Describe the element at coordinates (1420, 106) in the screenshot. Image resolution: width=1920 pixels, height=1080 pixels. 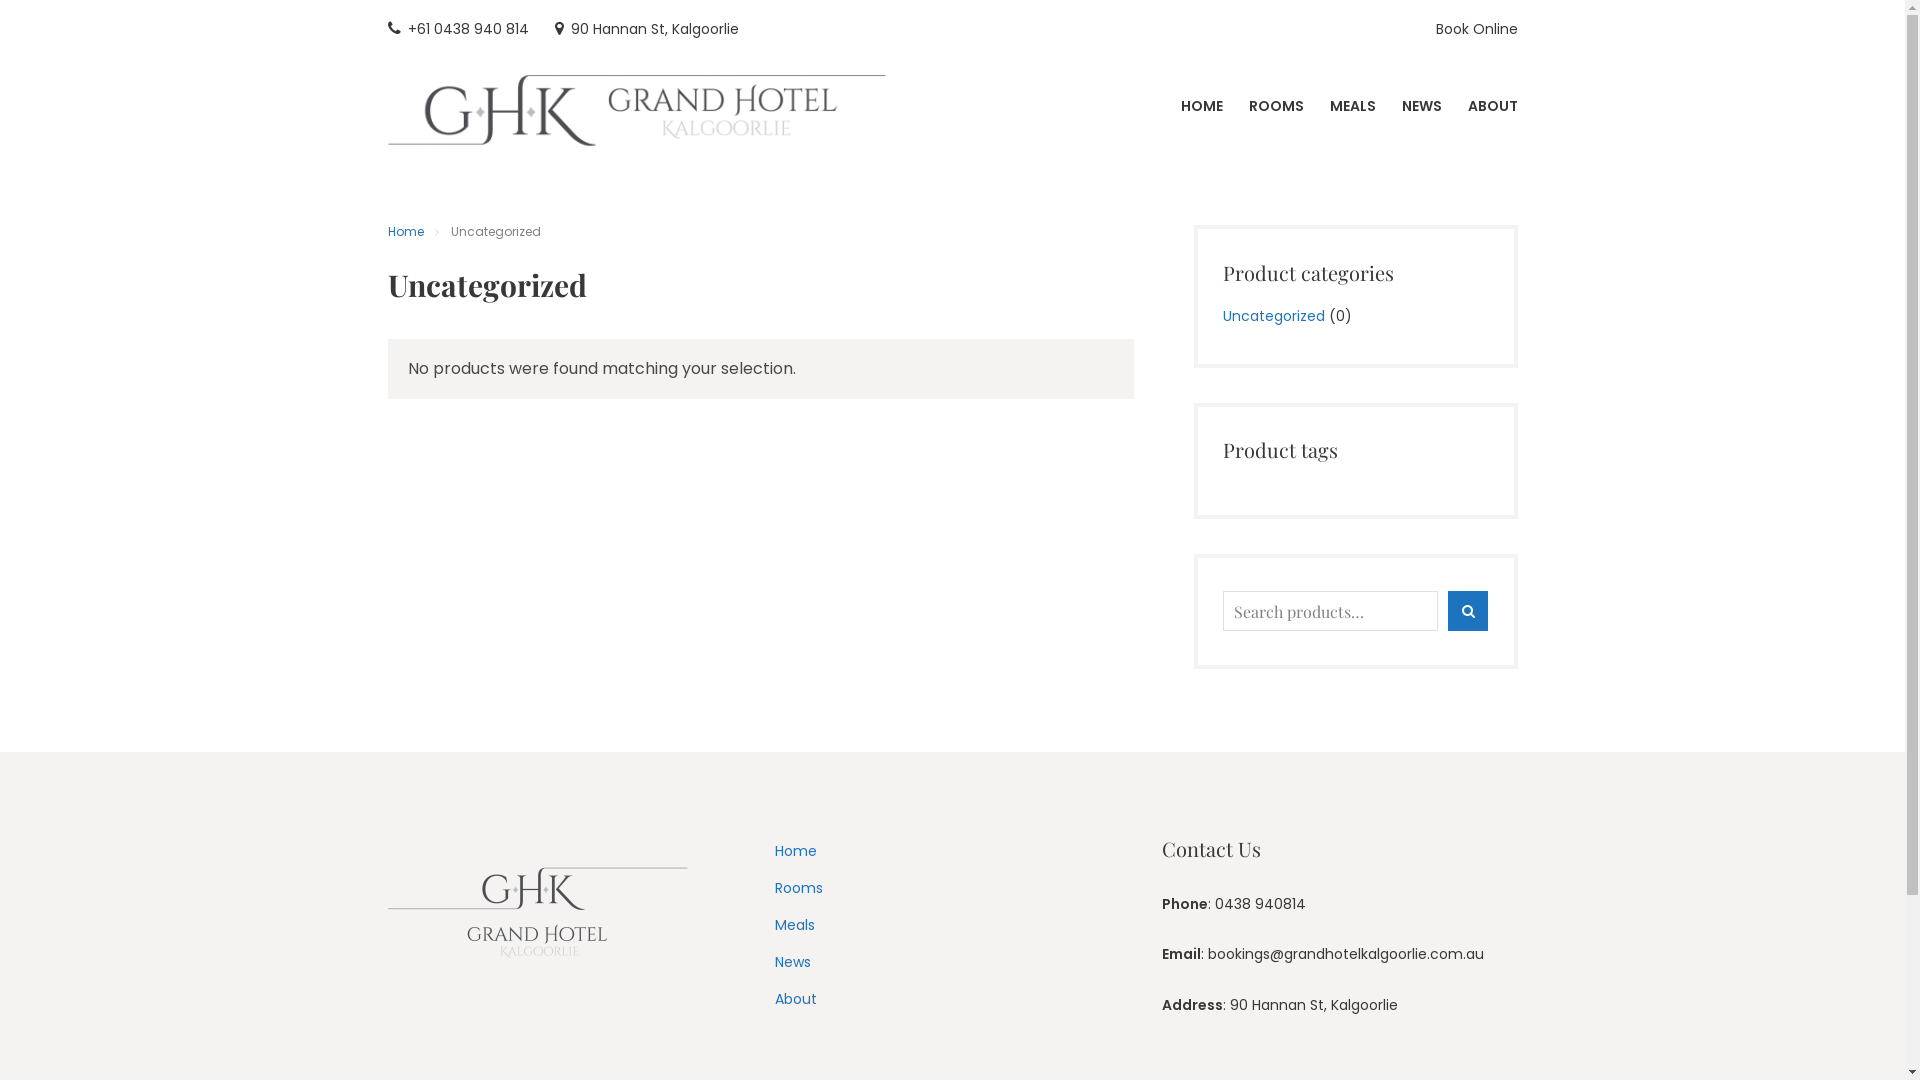
I see `'NEWS'` at that location.